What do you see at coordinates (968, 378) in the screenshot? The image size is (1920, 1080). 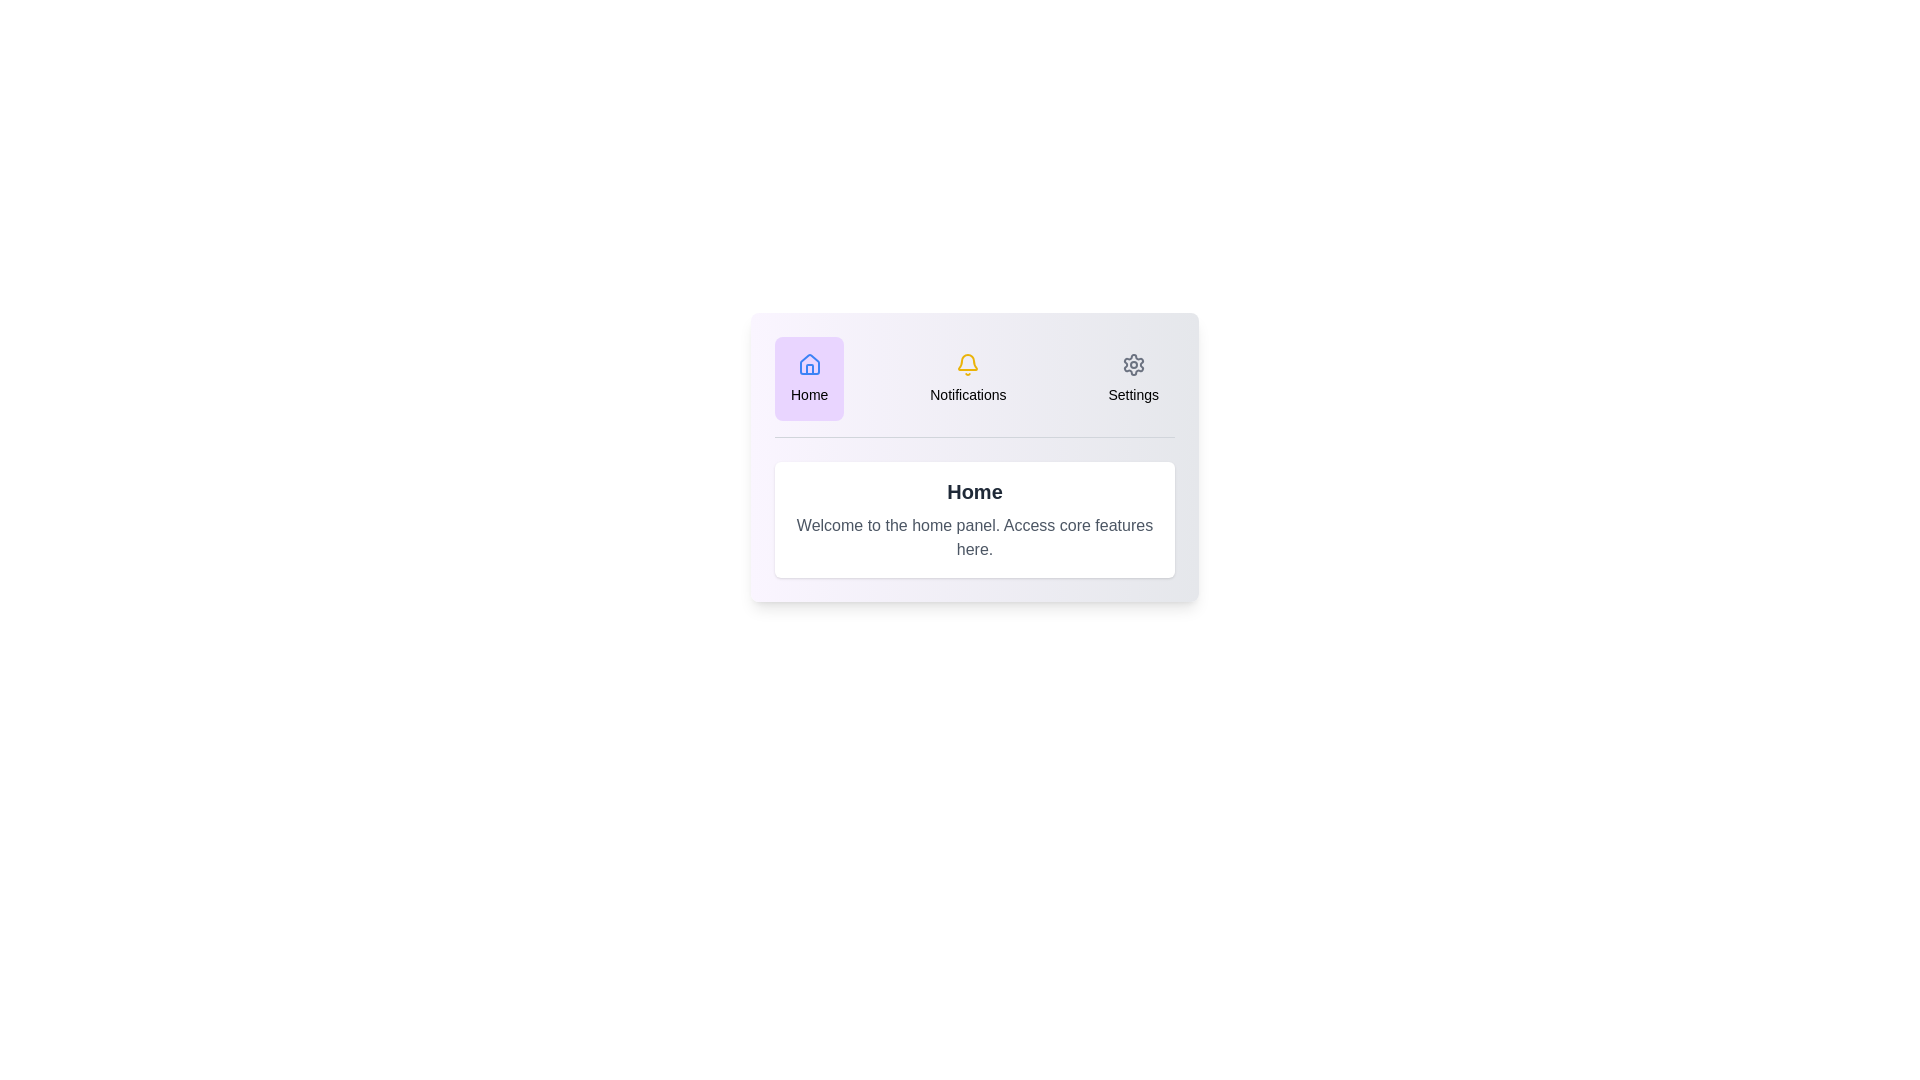 I see `the Notifications tab in the DashboardInteractiveTabs component` at bounding box center [968, 378].